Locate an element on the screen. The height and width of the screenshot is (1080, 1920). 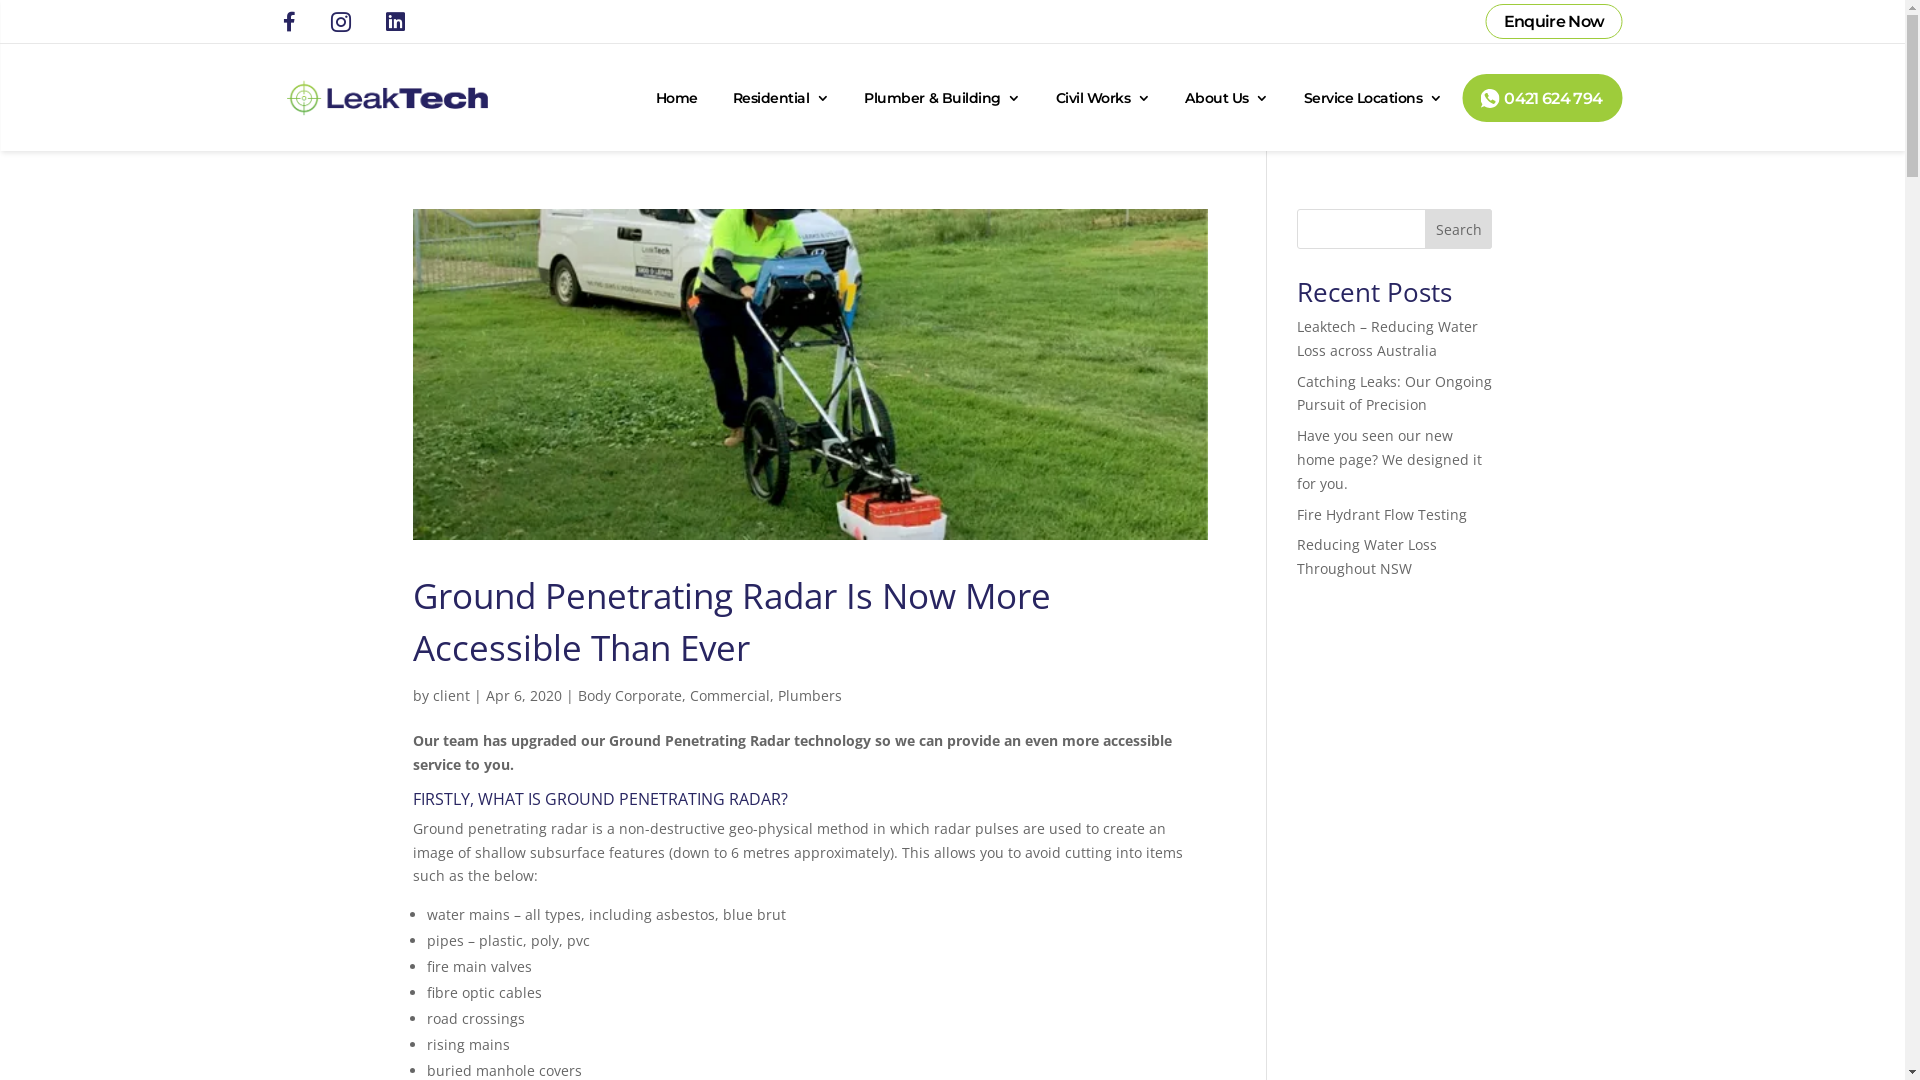
'Plumbers' is located at coordinates (810, 694).